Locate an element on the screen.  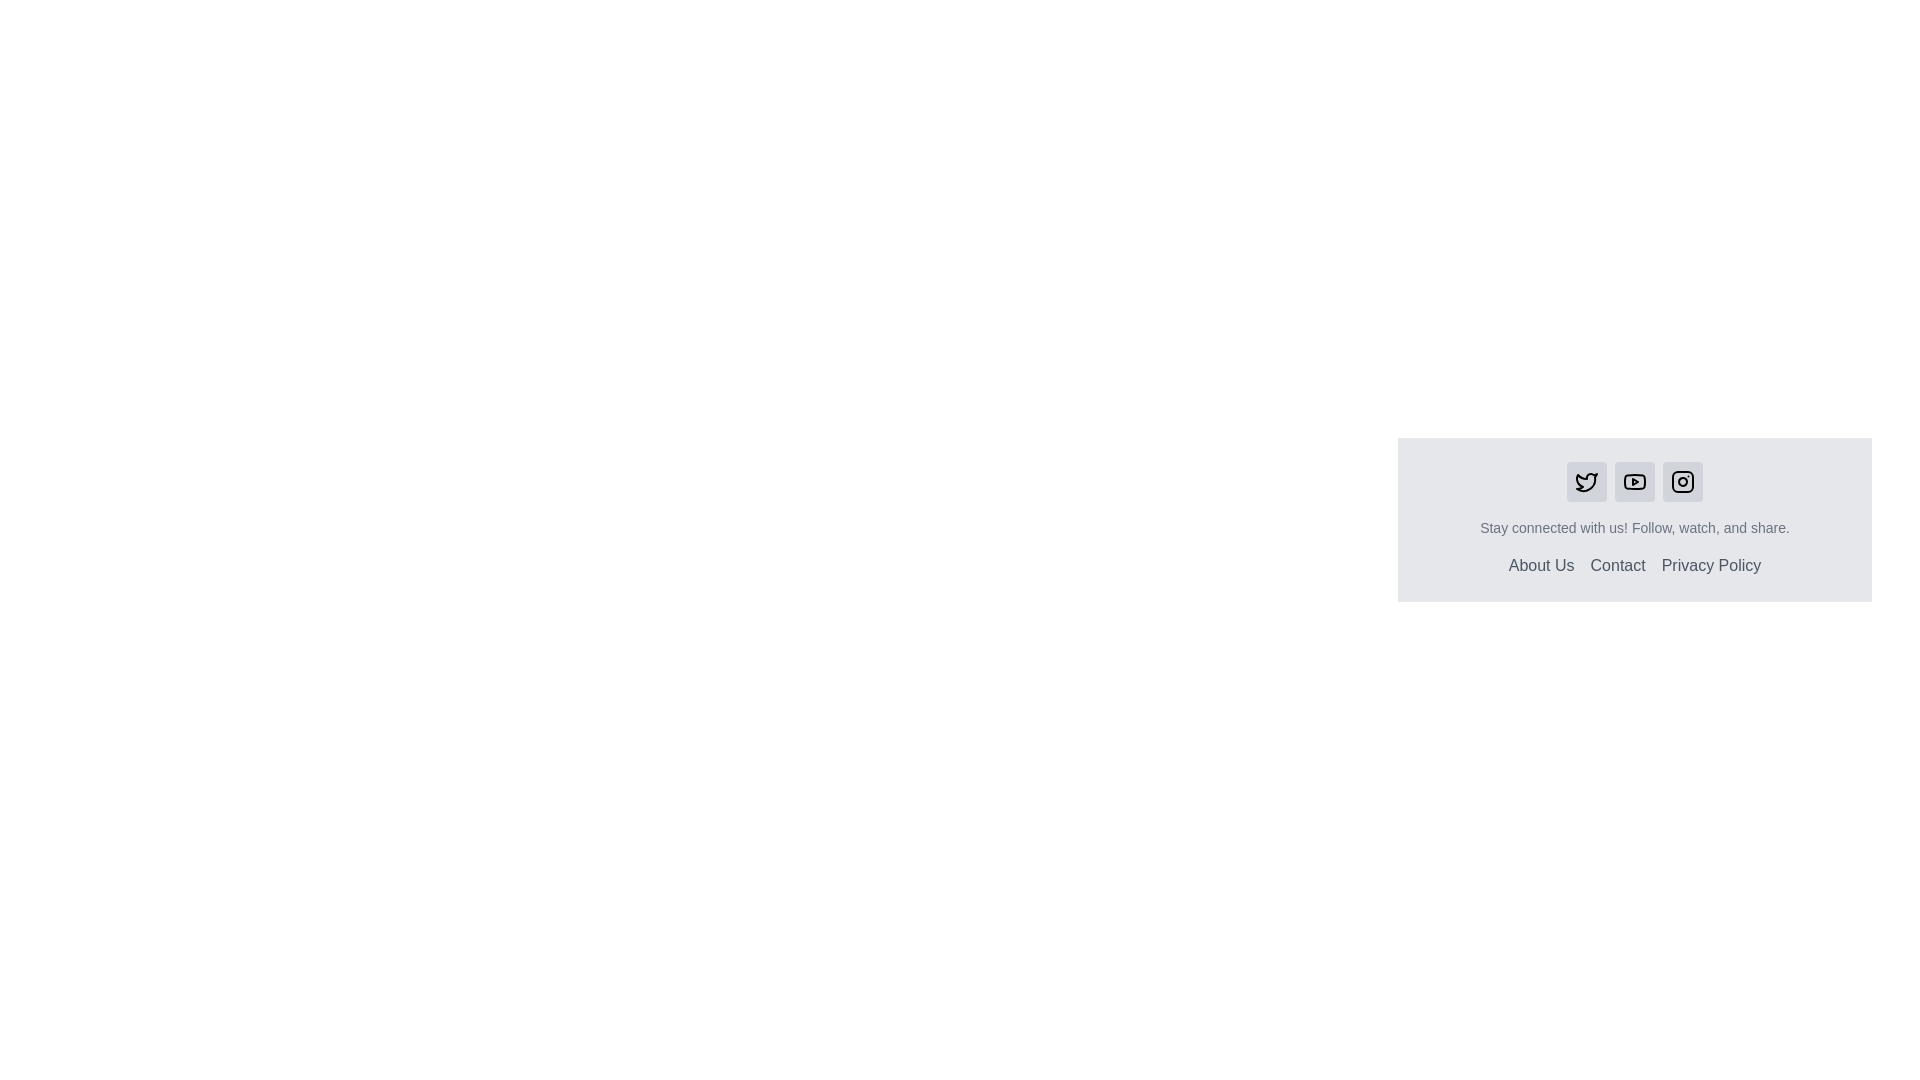
the 'About Us' hyperlink in the footer section is located at coordinates (1540, 565).